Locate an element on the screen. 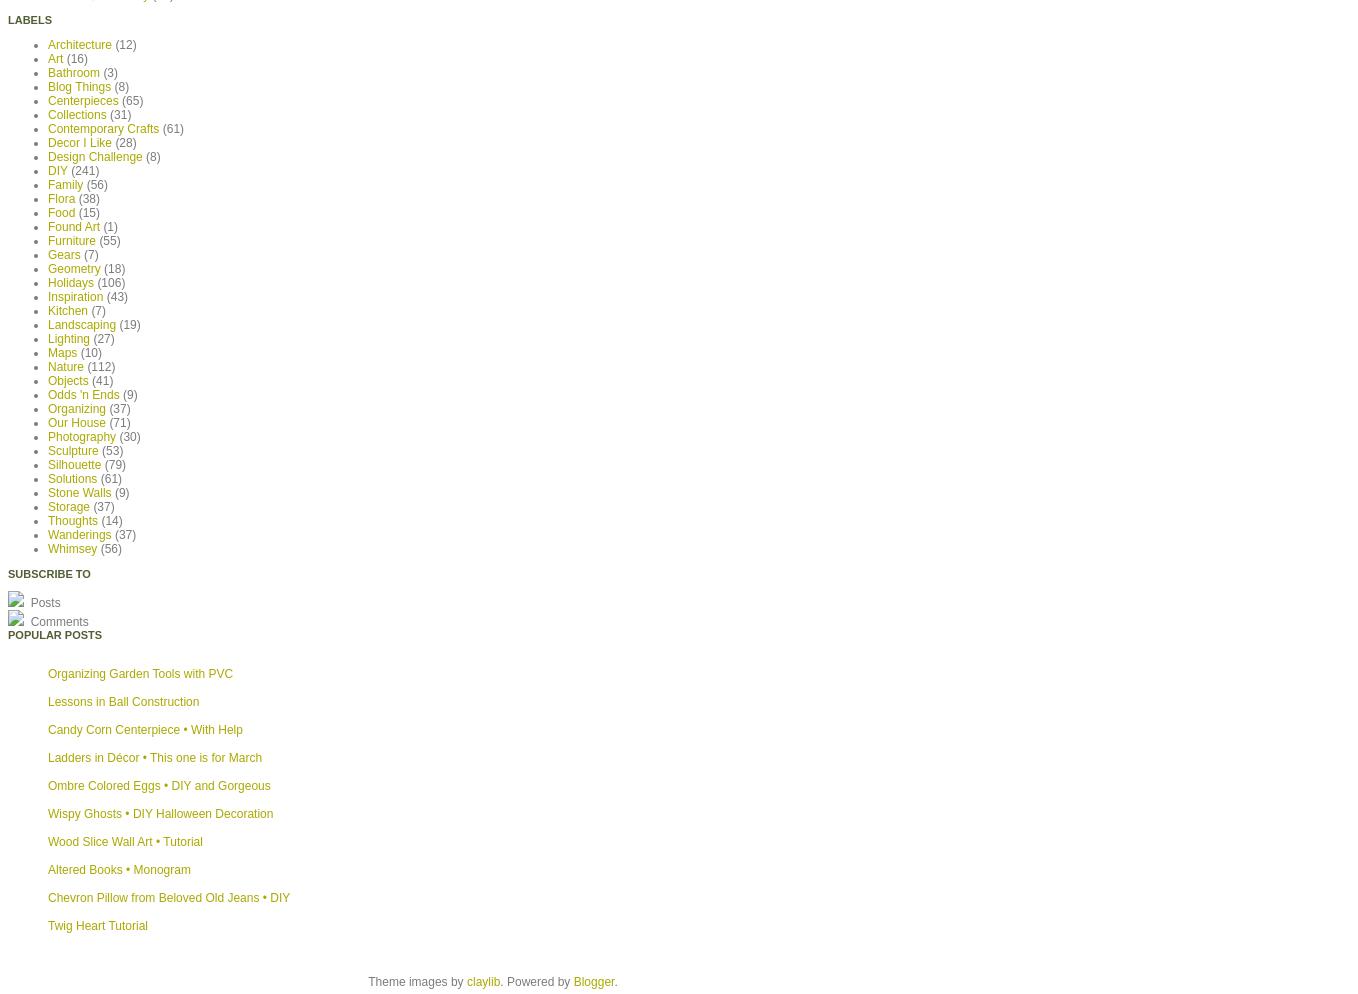 The height and width of the screenshot is (994, 1358). 'Landscaping' is located at coordinates (82, 323).